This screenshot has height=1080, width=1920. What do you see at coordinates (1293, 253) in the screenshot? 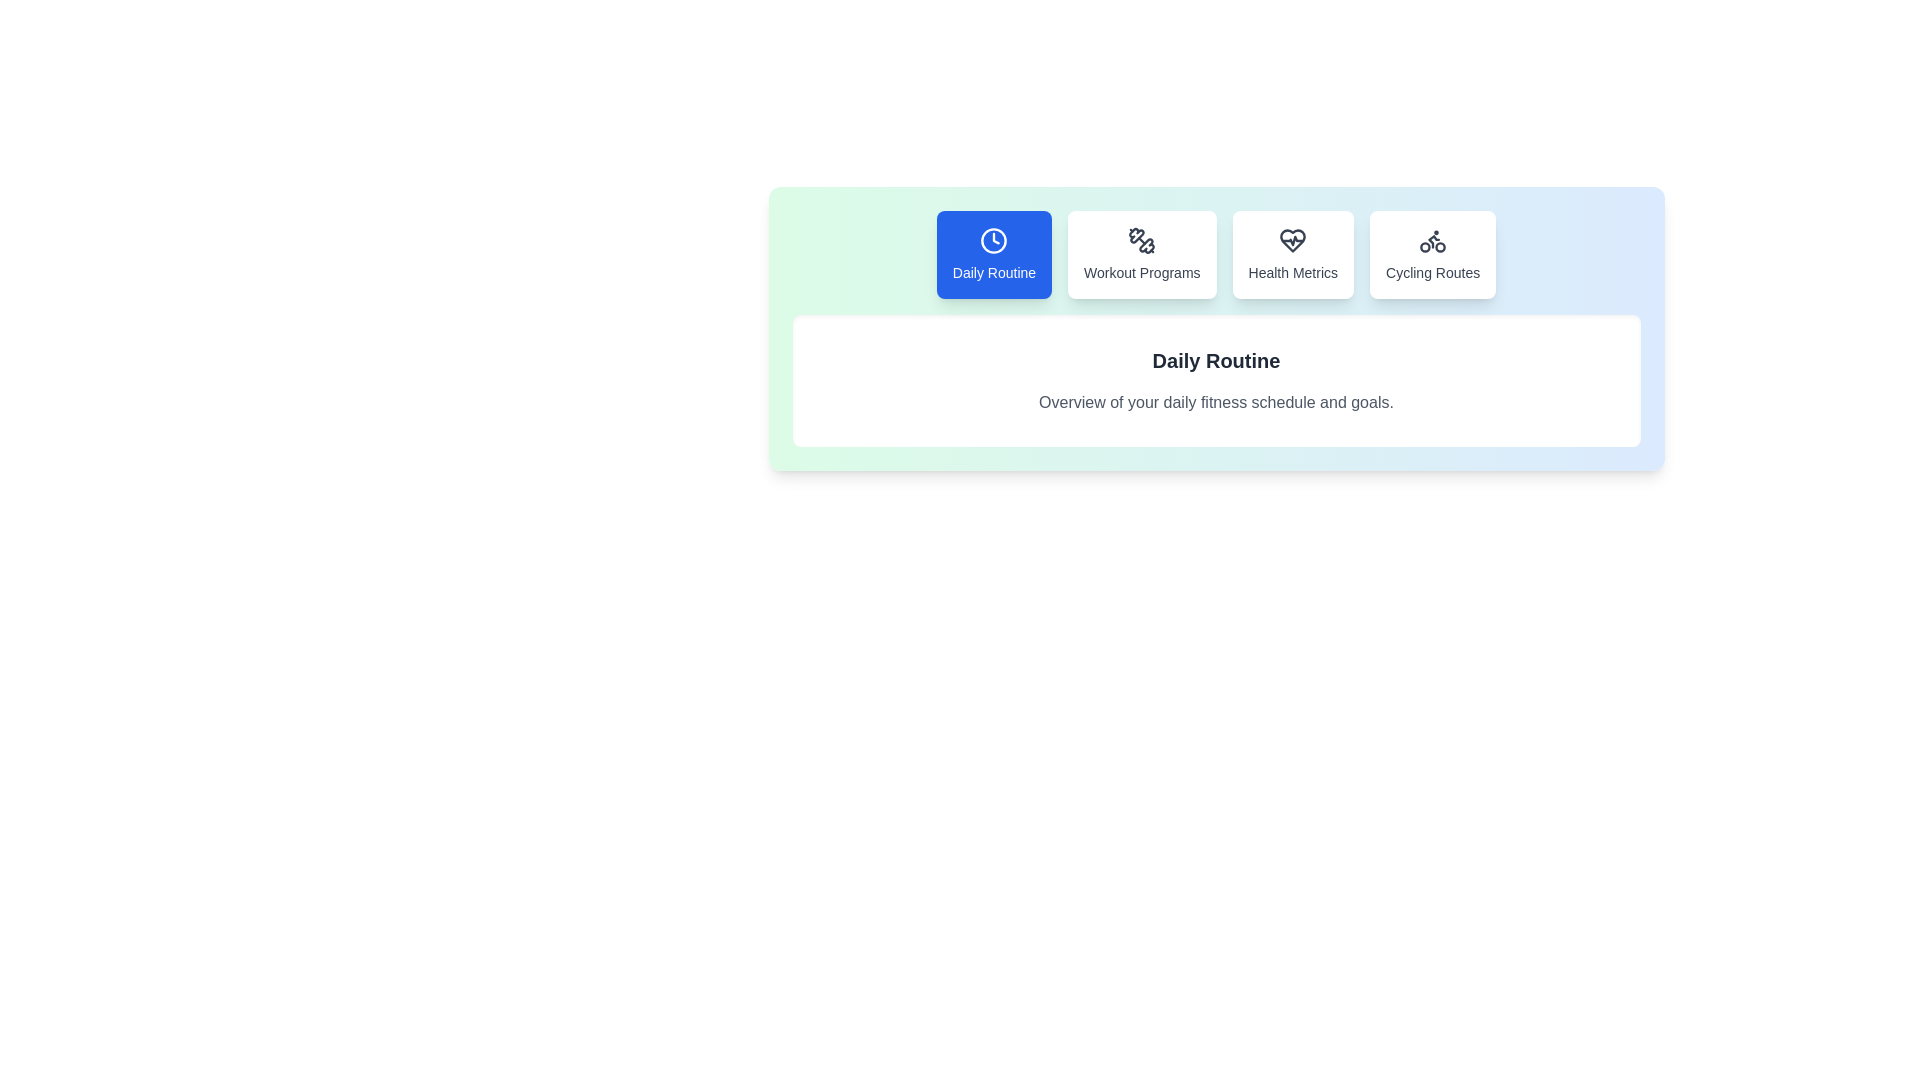
I see `the tab button labeled Health Metrics` at bounding box center [1293, 253].